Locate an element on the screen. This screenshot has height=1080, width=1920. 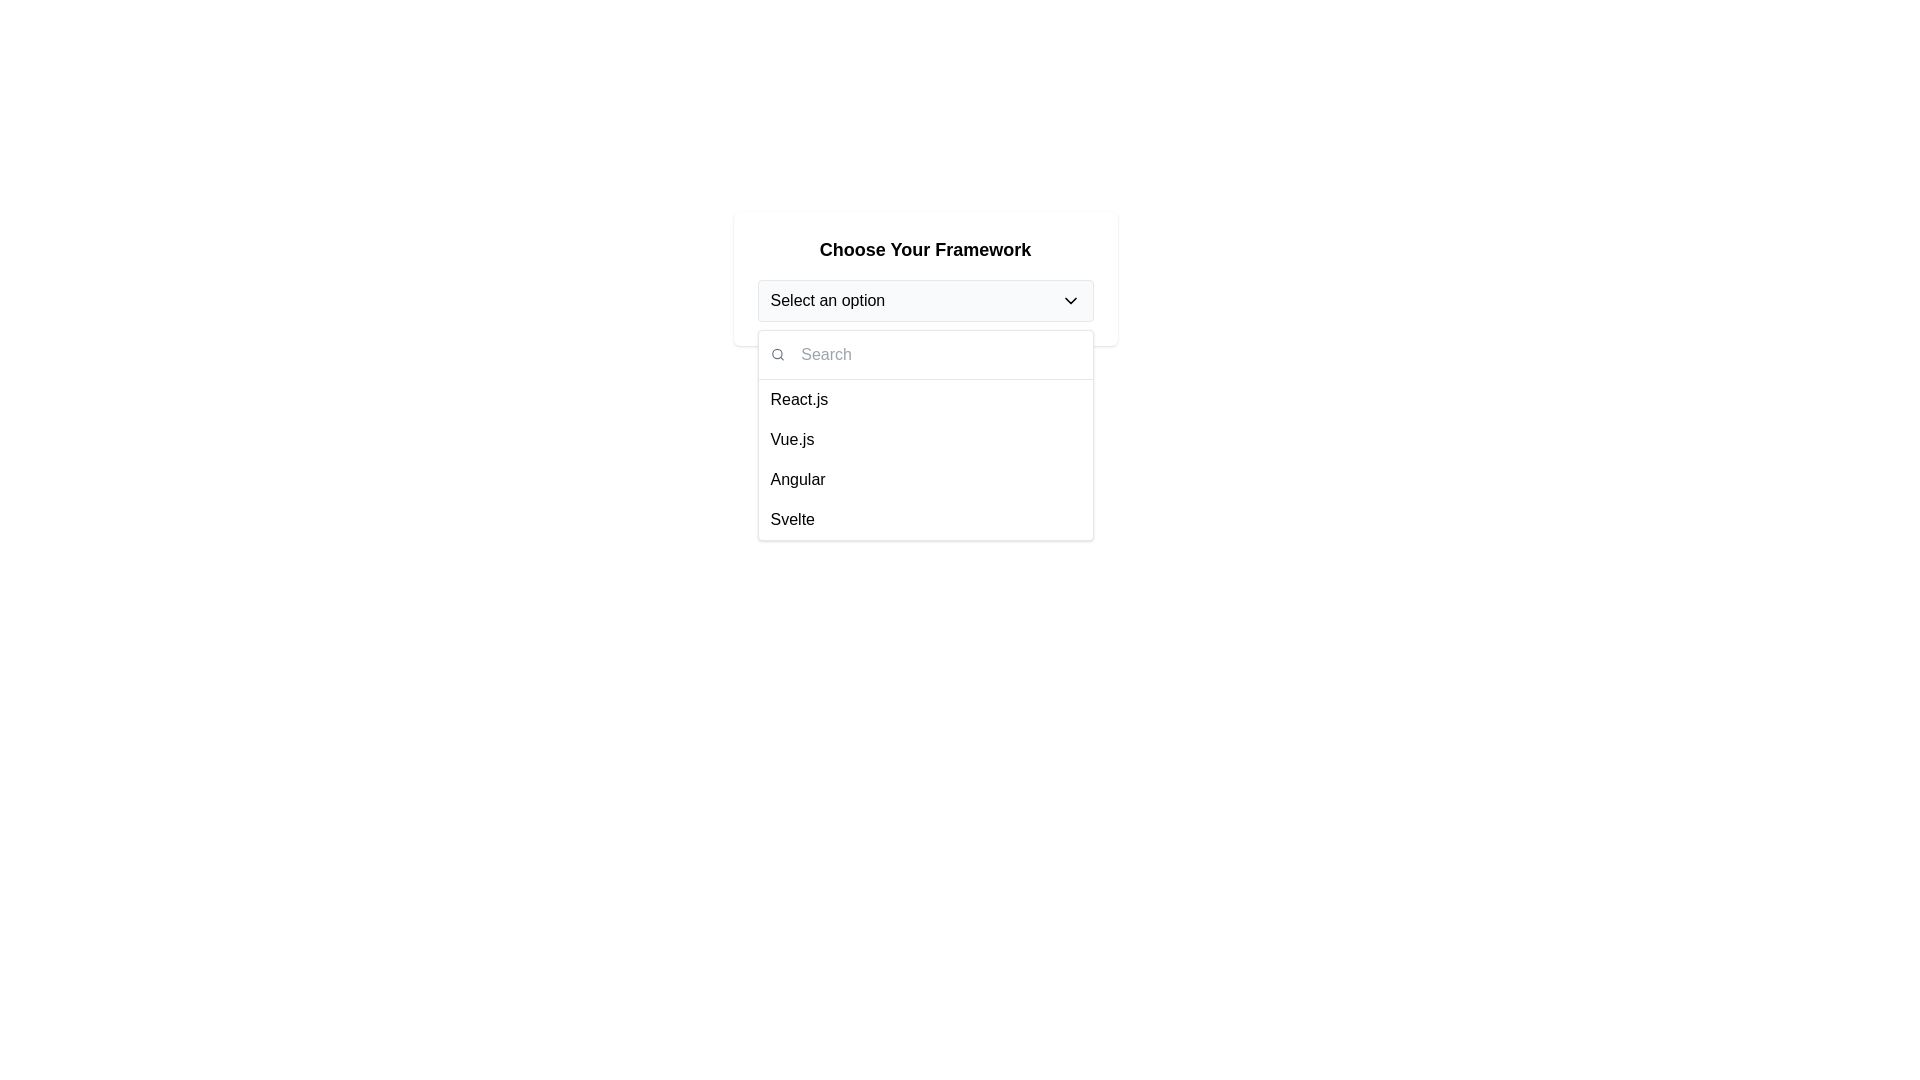
the text label 'Svelte' in the dropdown list is located at coordinates (791, 519).